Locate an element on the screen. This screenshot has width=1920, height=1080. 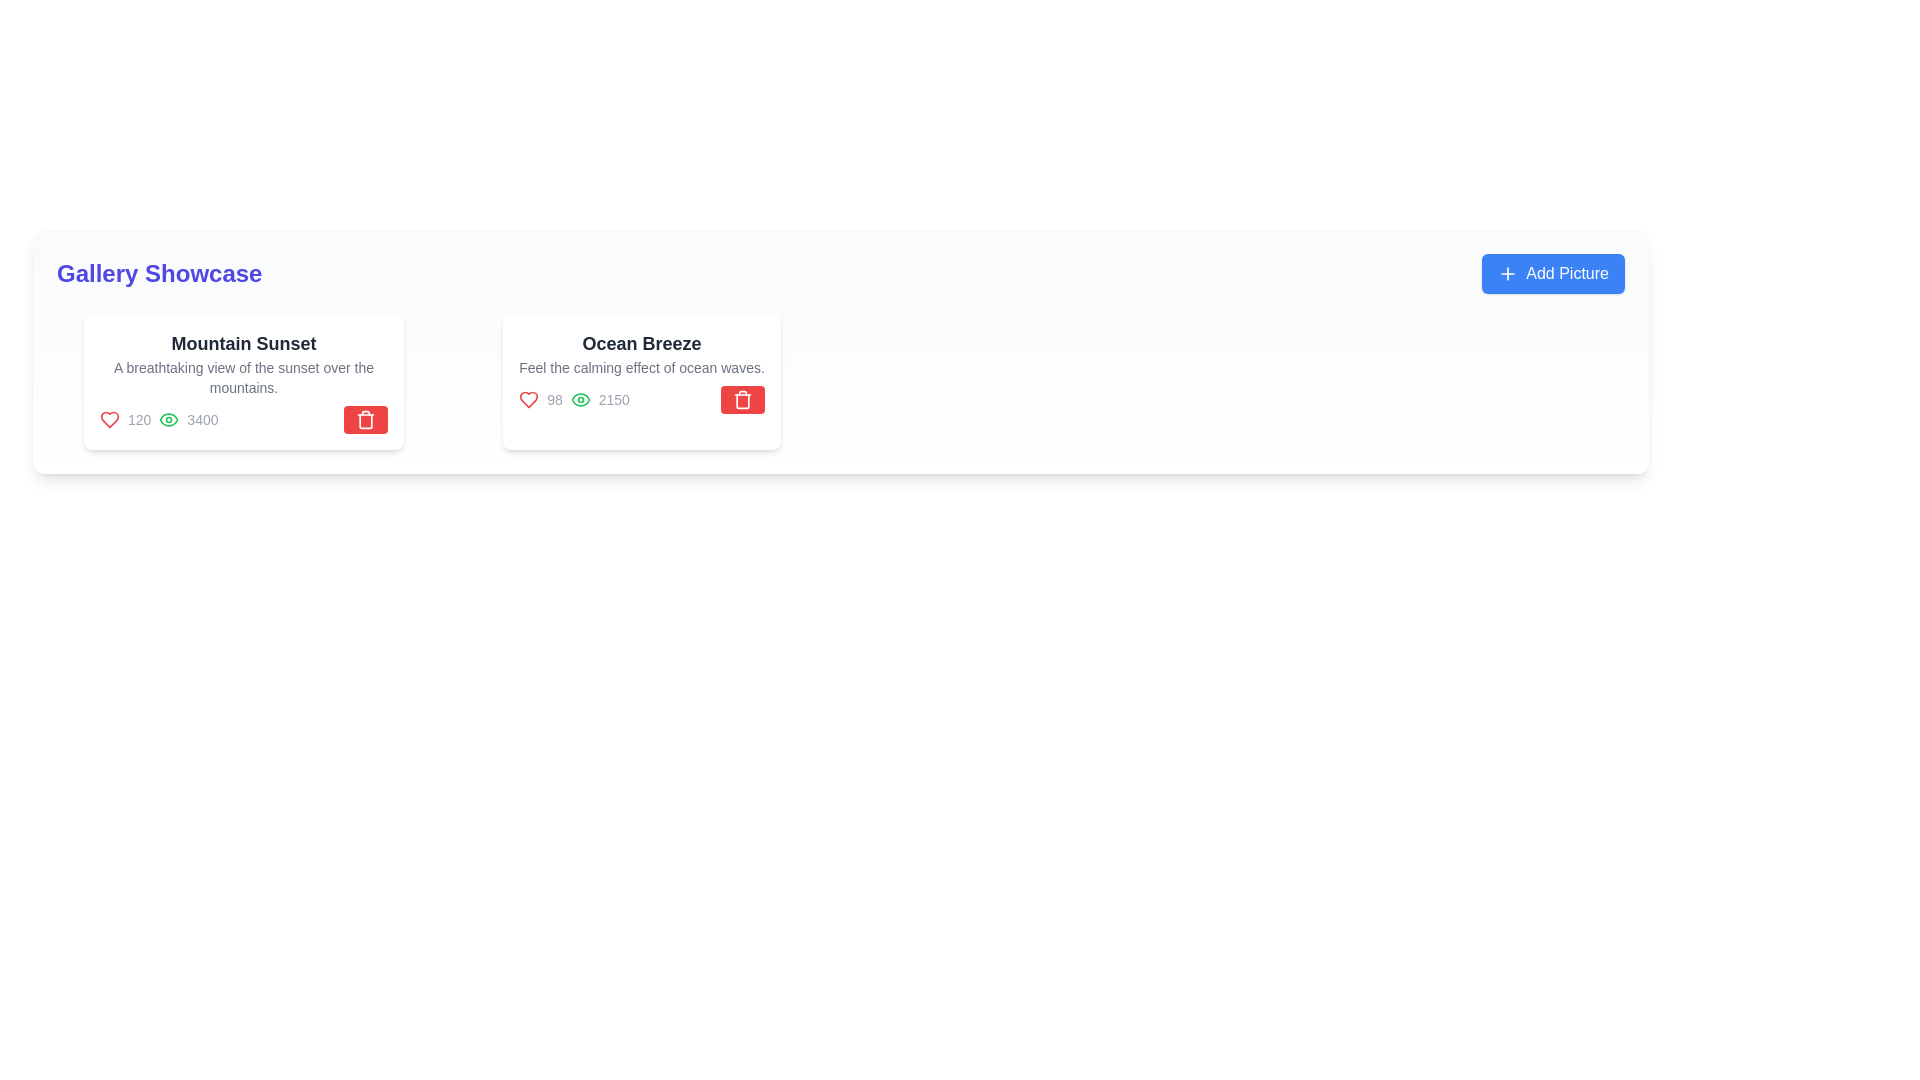
the delete button located at the bottom right of the 'Ocean Breeze' card is located at coordinates (741, 400).